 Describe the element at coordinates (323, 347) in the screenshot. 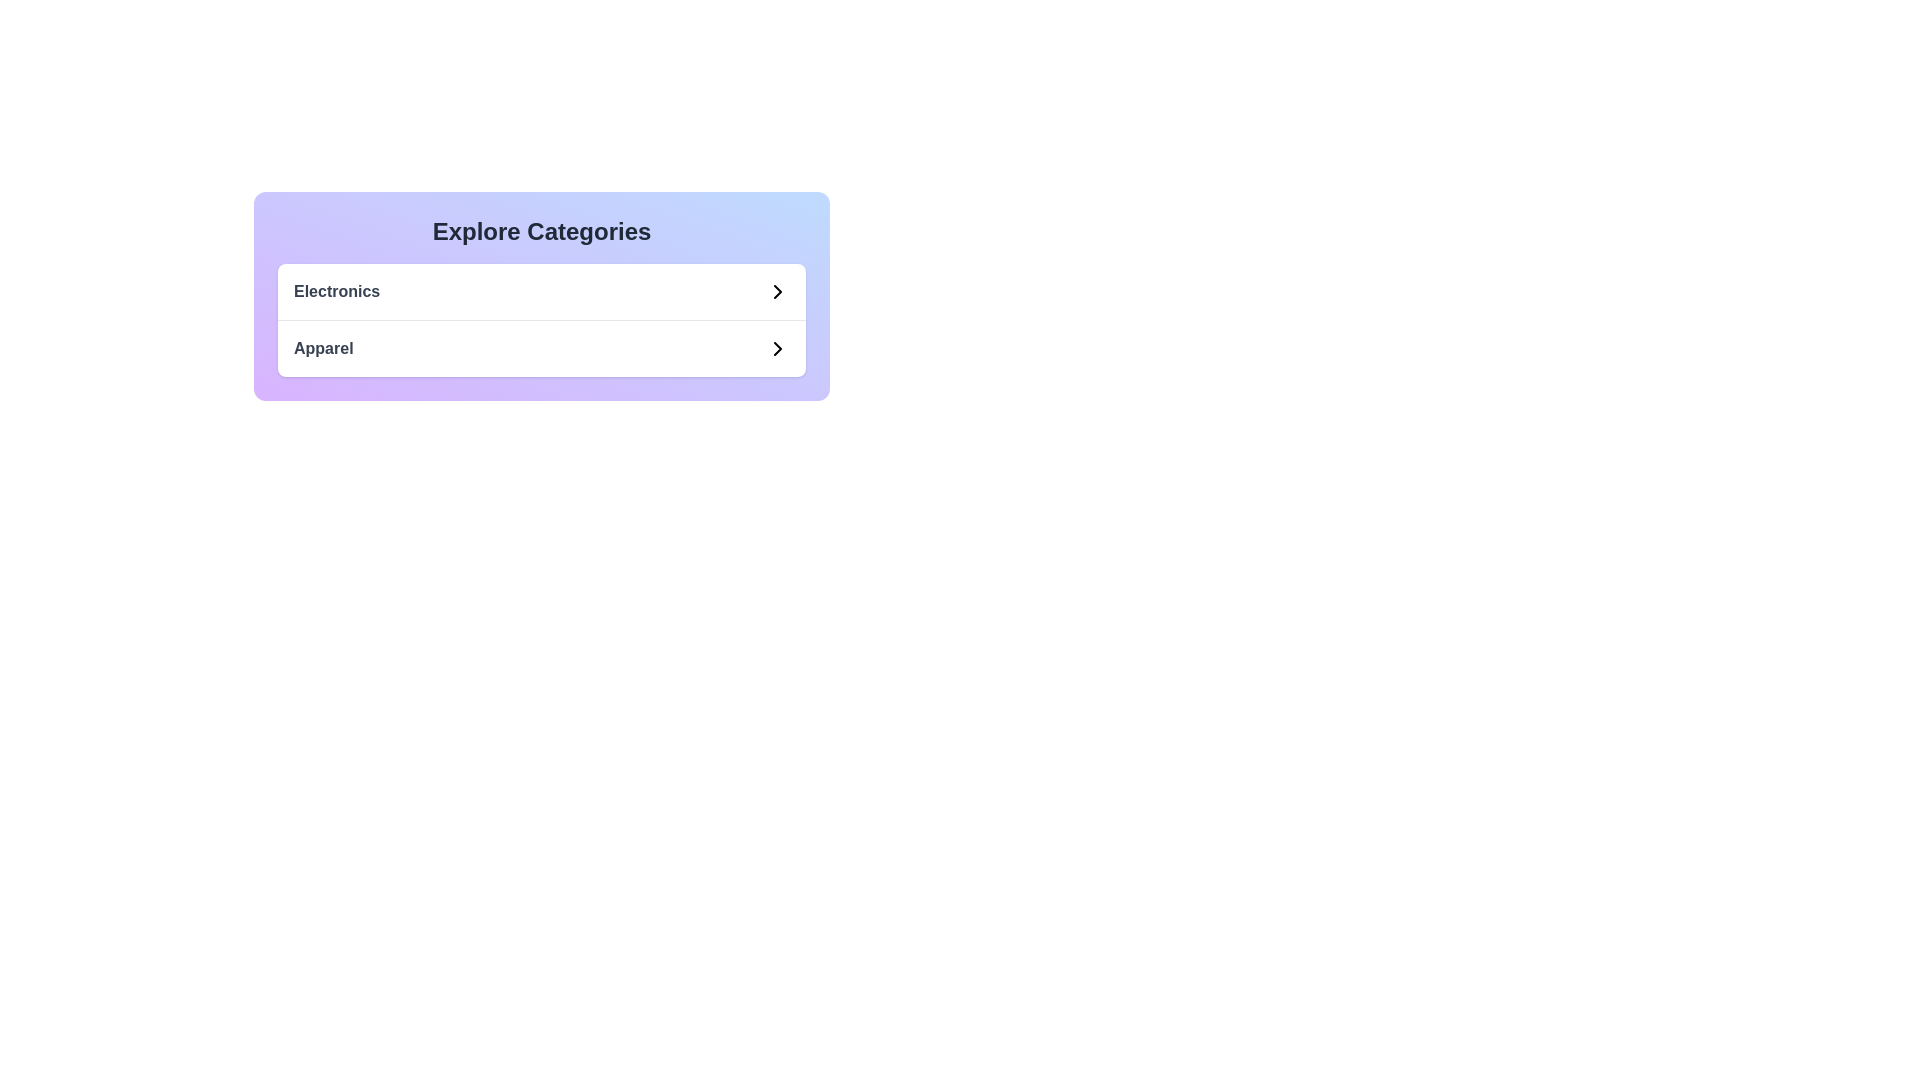

I see `the 'Apparel' category label located on the left side of the category exploration section, positioned below the 'Electronics' label and next to a chevron icon` at that location.